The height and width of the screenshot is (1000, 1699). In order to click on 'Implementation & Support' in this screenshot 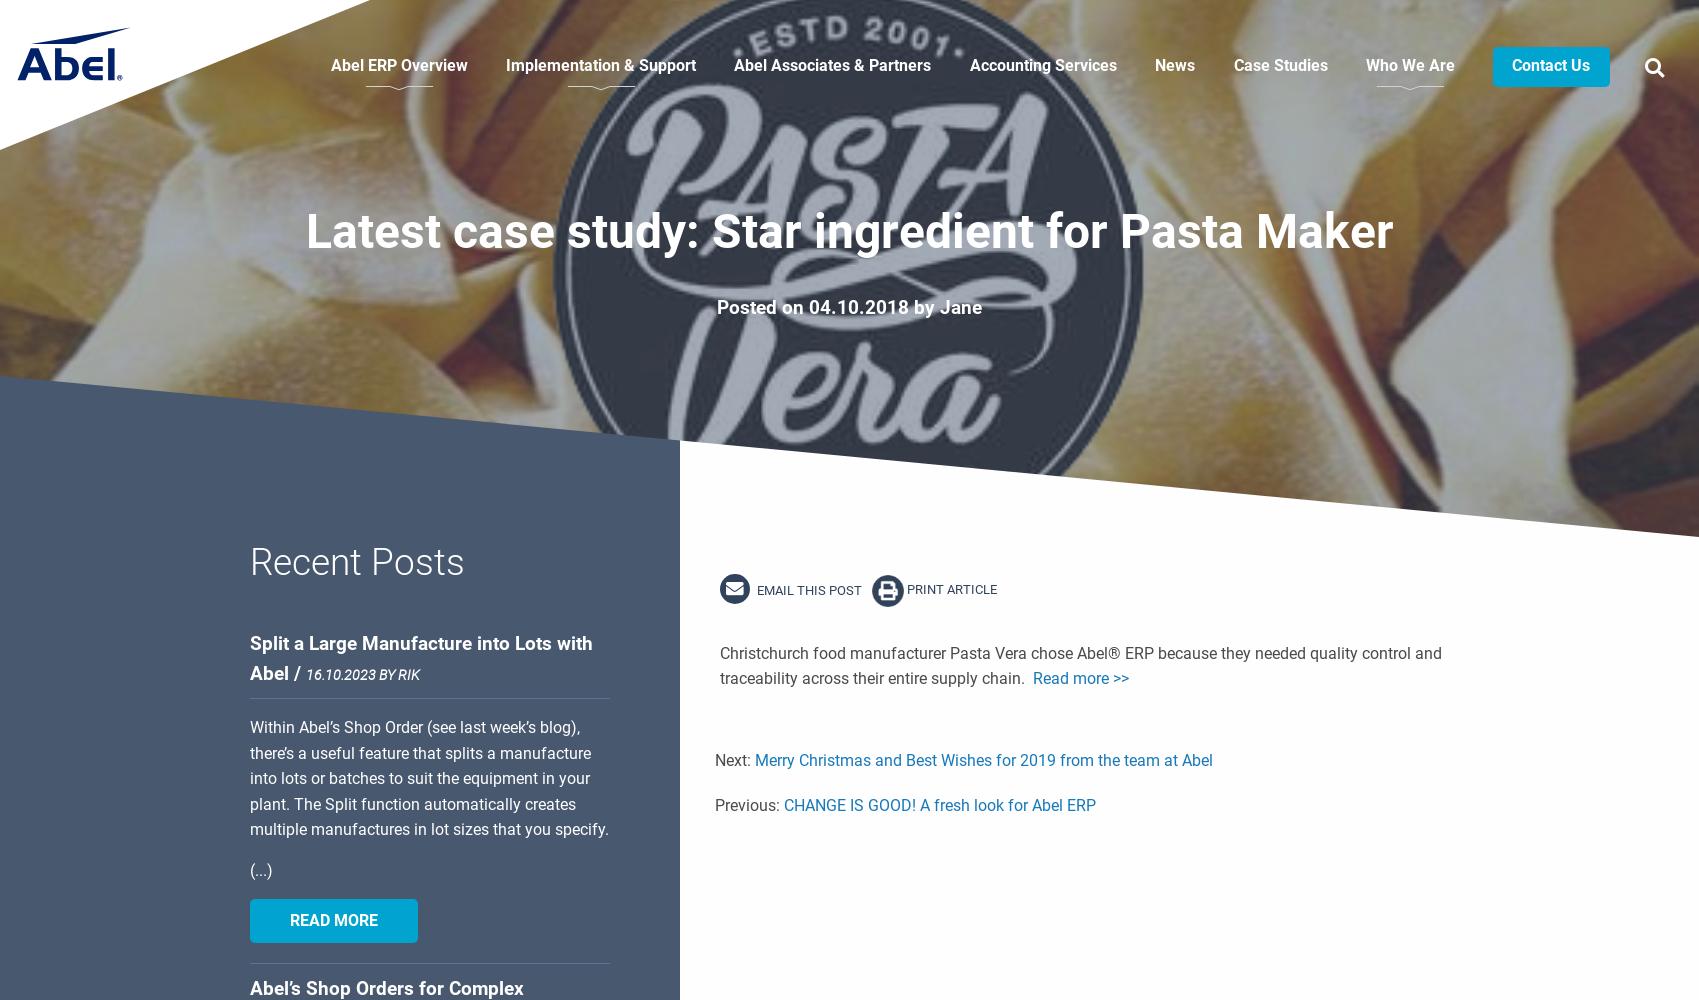, I will do `click(600, 64)`.